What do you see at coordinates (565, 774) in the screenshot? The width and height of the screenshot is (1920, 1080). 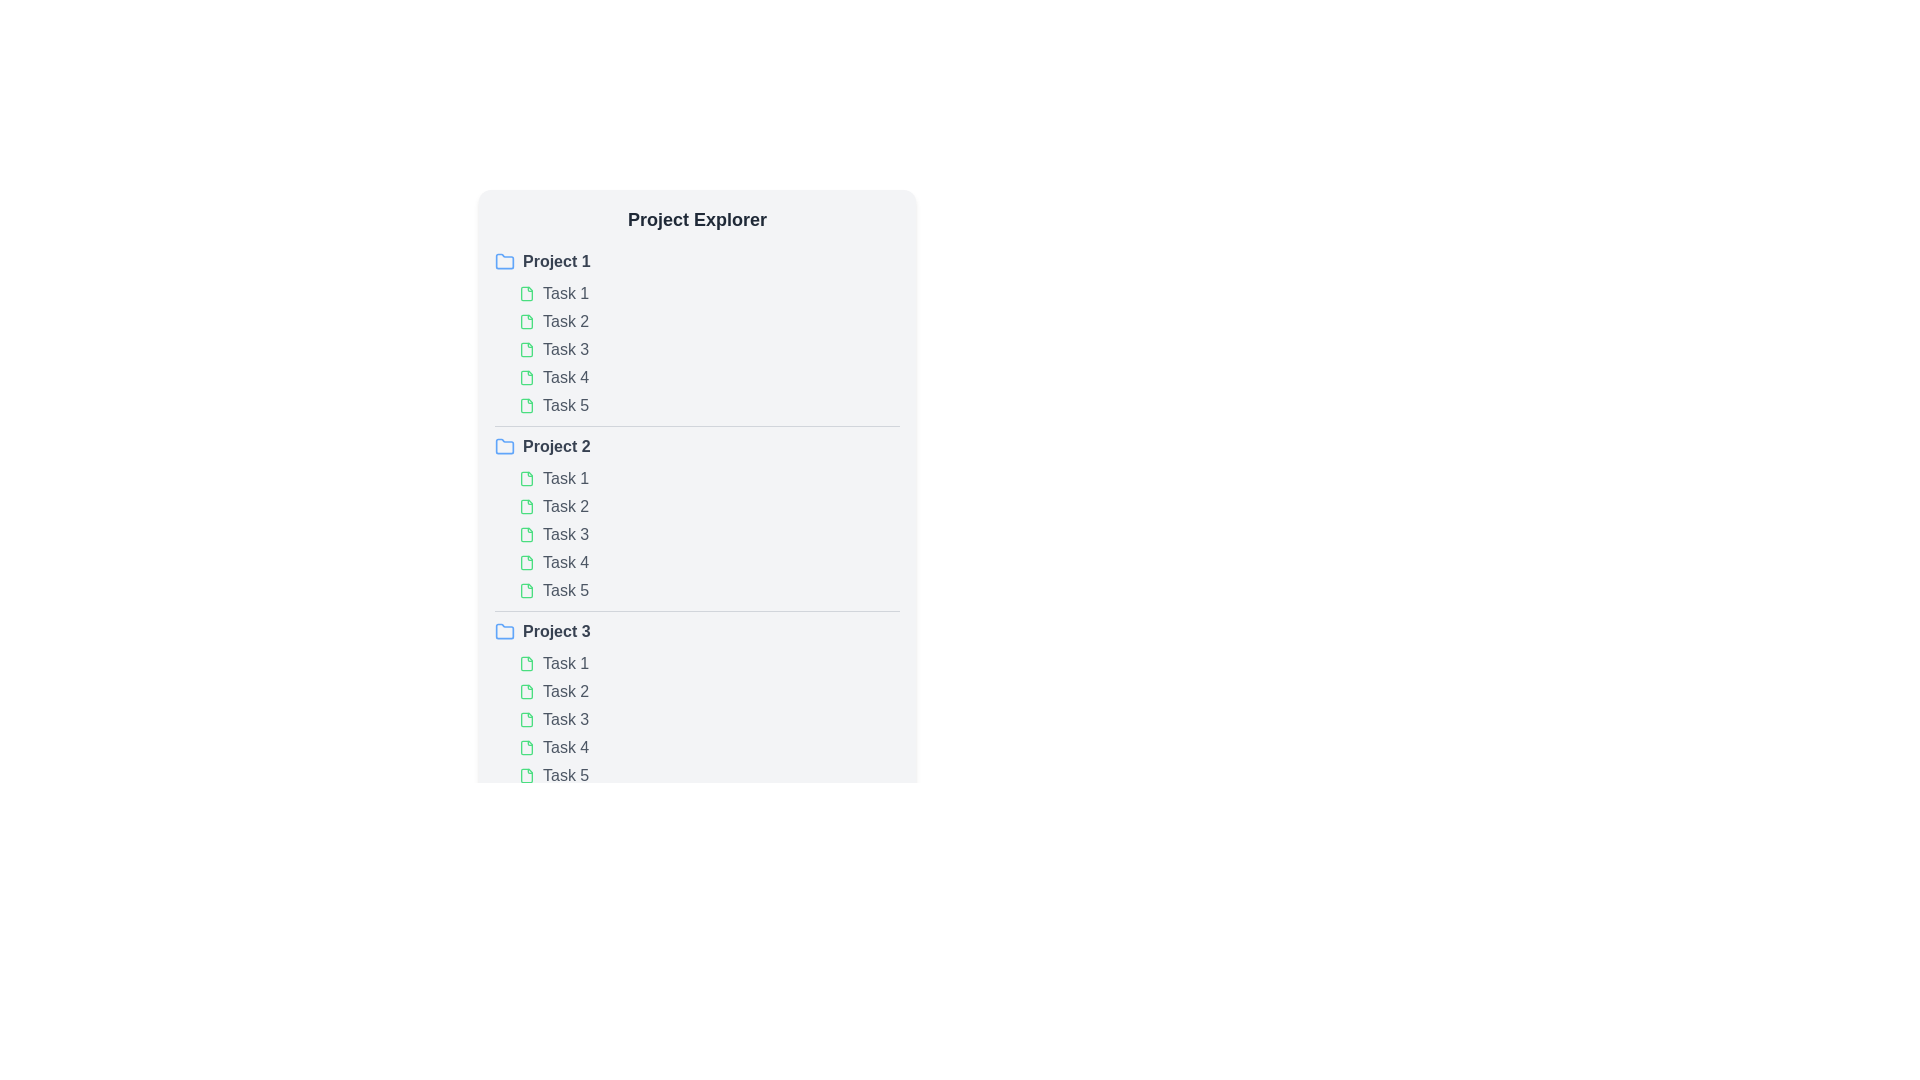 I see `the text 'Task 5' in gray color` at bounding box center [565, 774].